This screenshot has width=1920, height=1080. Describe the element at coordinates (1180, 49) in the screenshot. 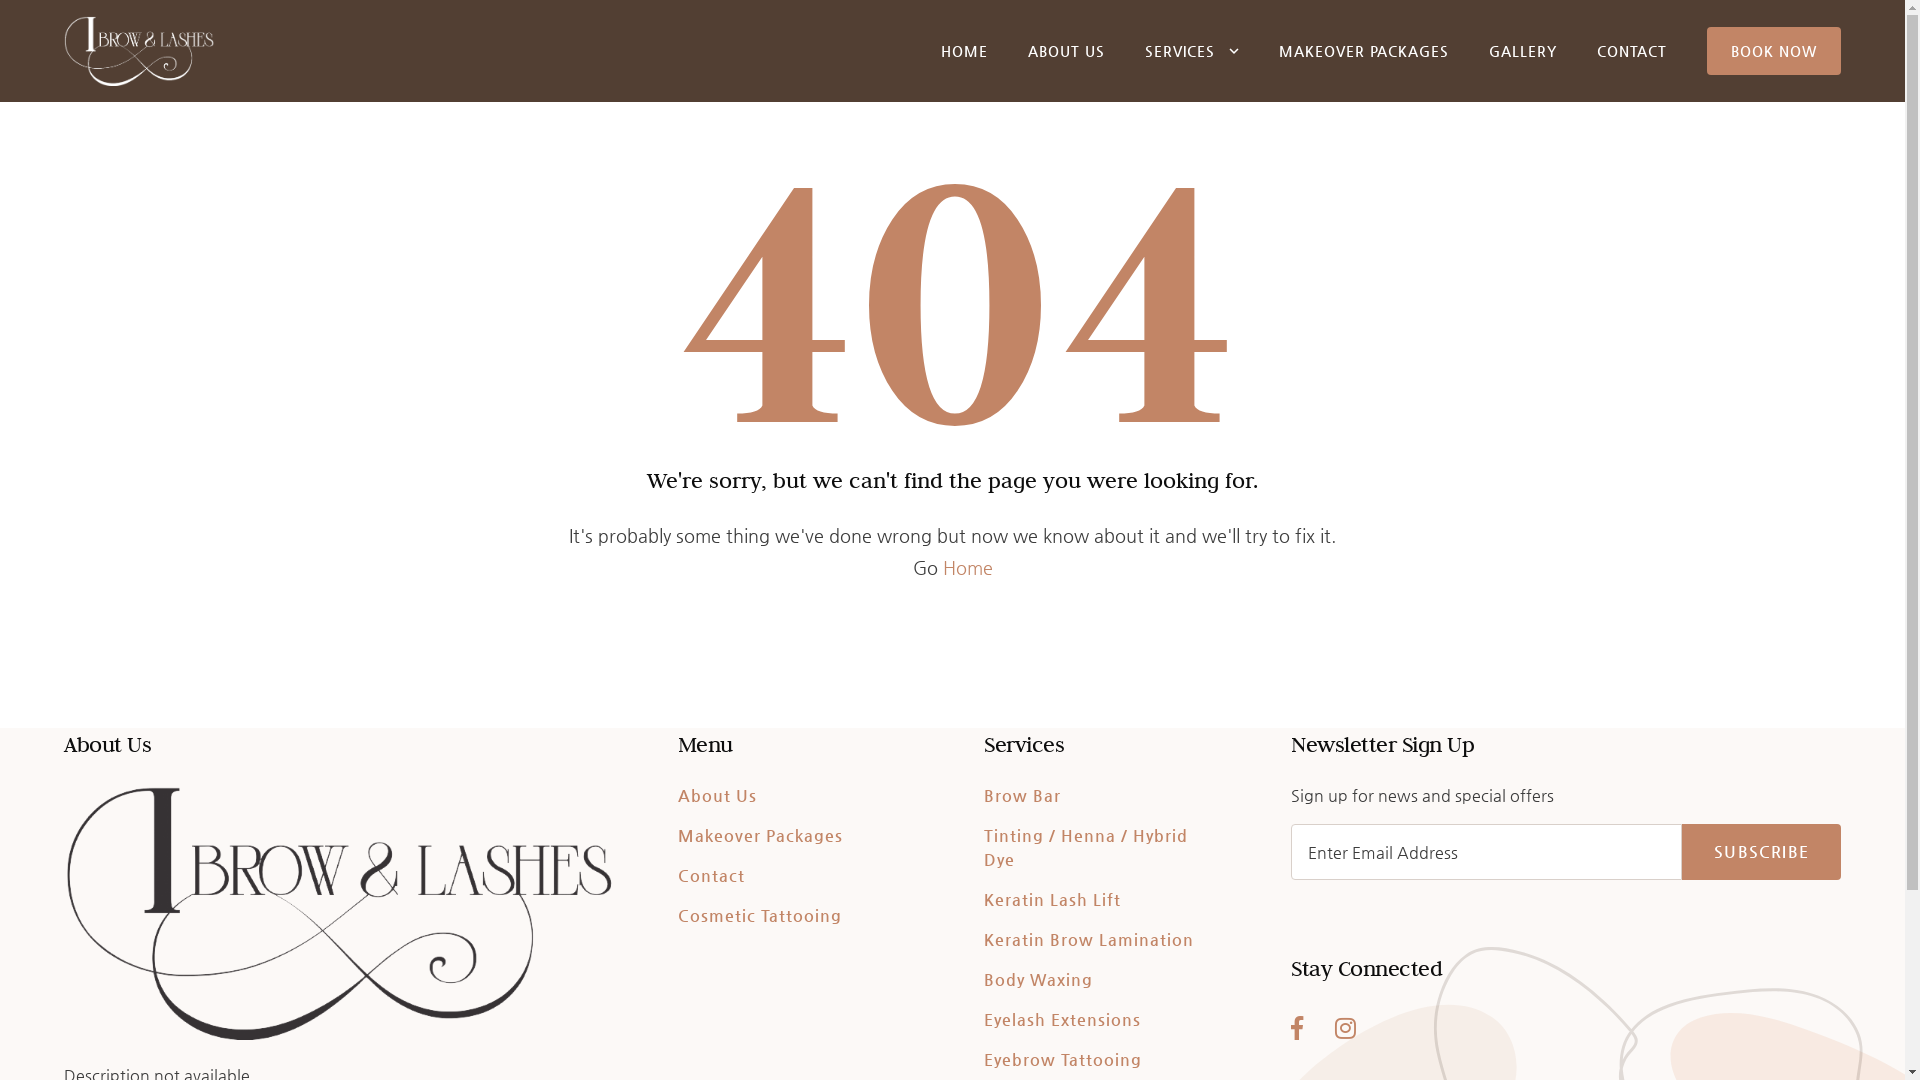

I see `'SERVICES'` at that location.